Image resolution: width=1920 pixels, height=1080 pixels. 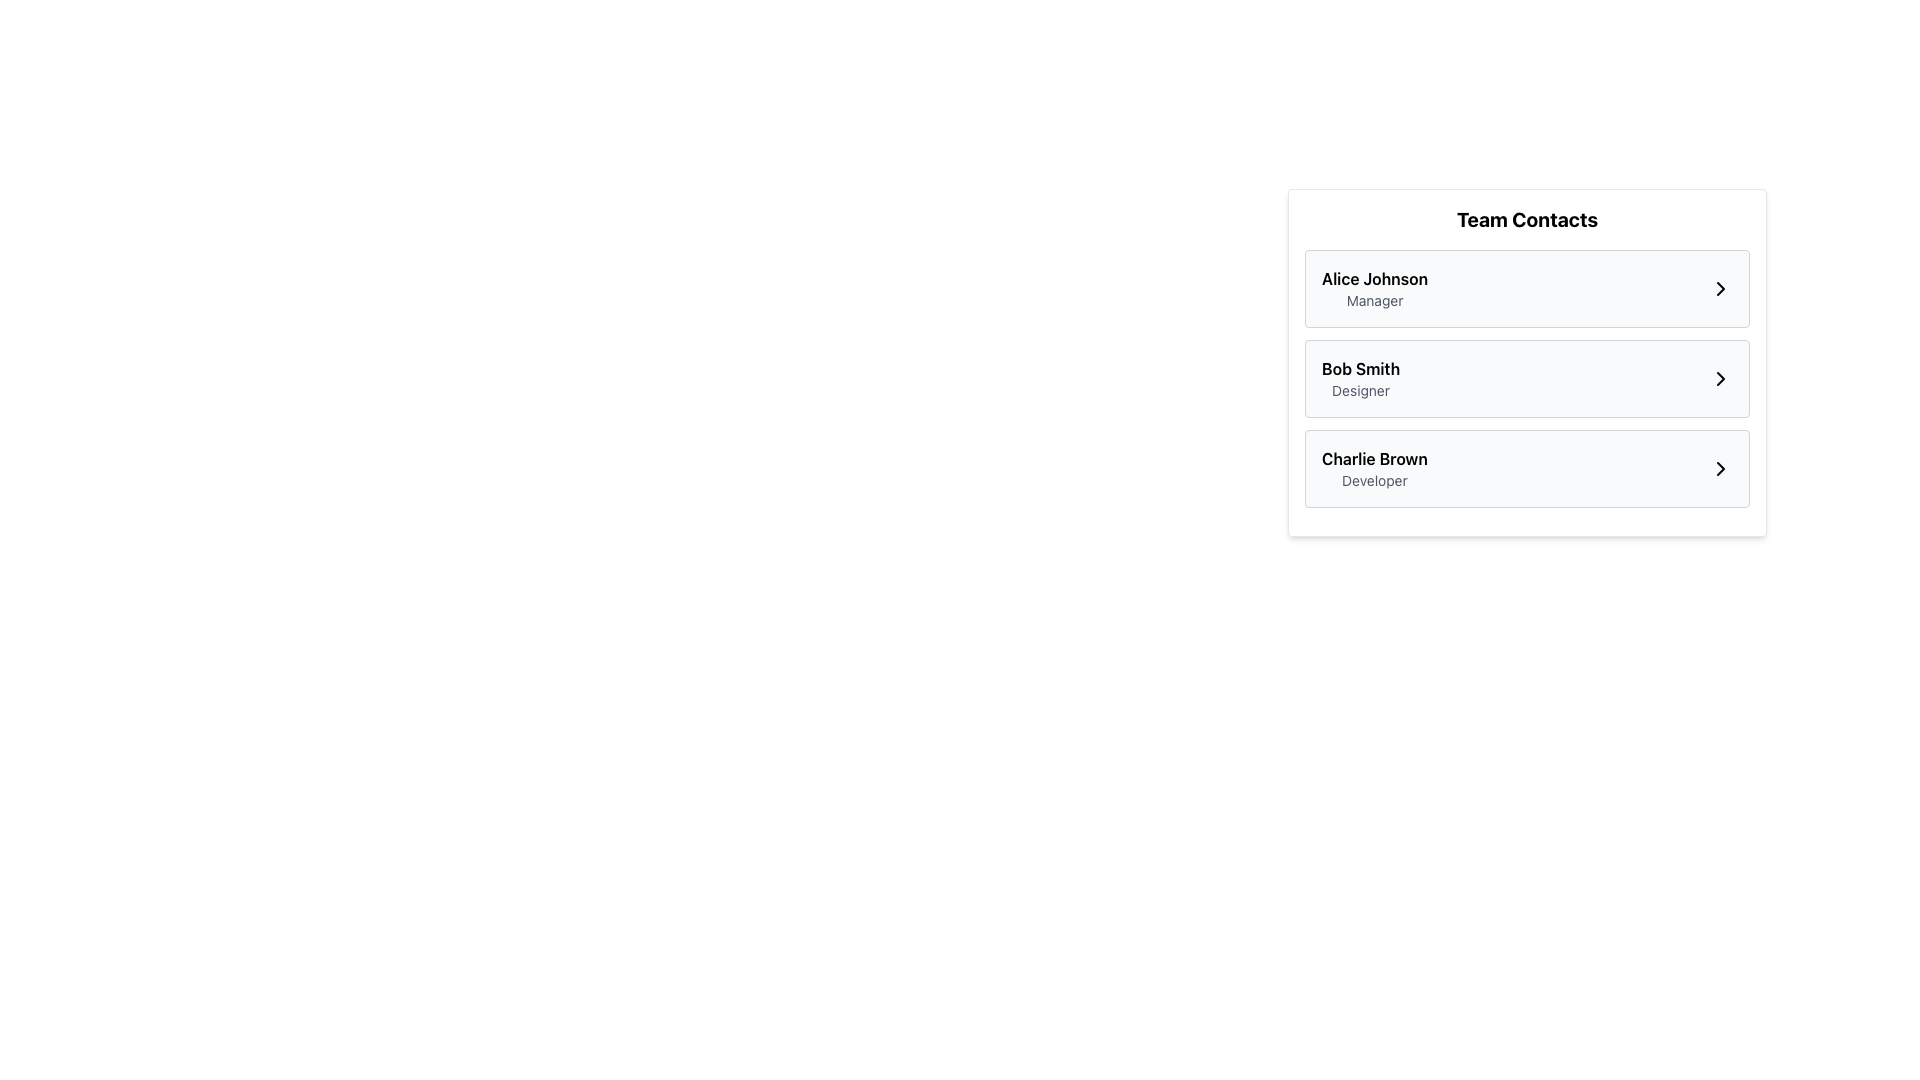 What do you see at coordinates (1374, 289) in the screenshot?
I see `the Text Display Unit displaying the name 'Alice Johnson' and subtitle 'Manager', which is the first item in the 'Team Contacts' list` at bounding box center [1374, 289].